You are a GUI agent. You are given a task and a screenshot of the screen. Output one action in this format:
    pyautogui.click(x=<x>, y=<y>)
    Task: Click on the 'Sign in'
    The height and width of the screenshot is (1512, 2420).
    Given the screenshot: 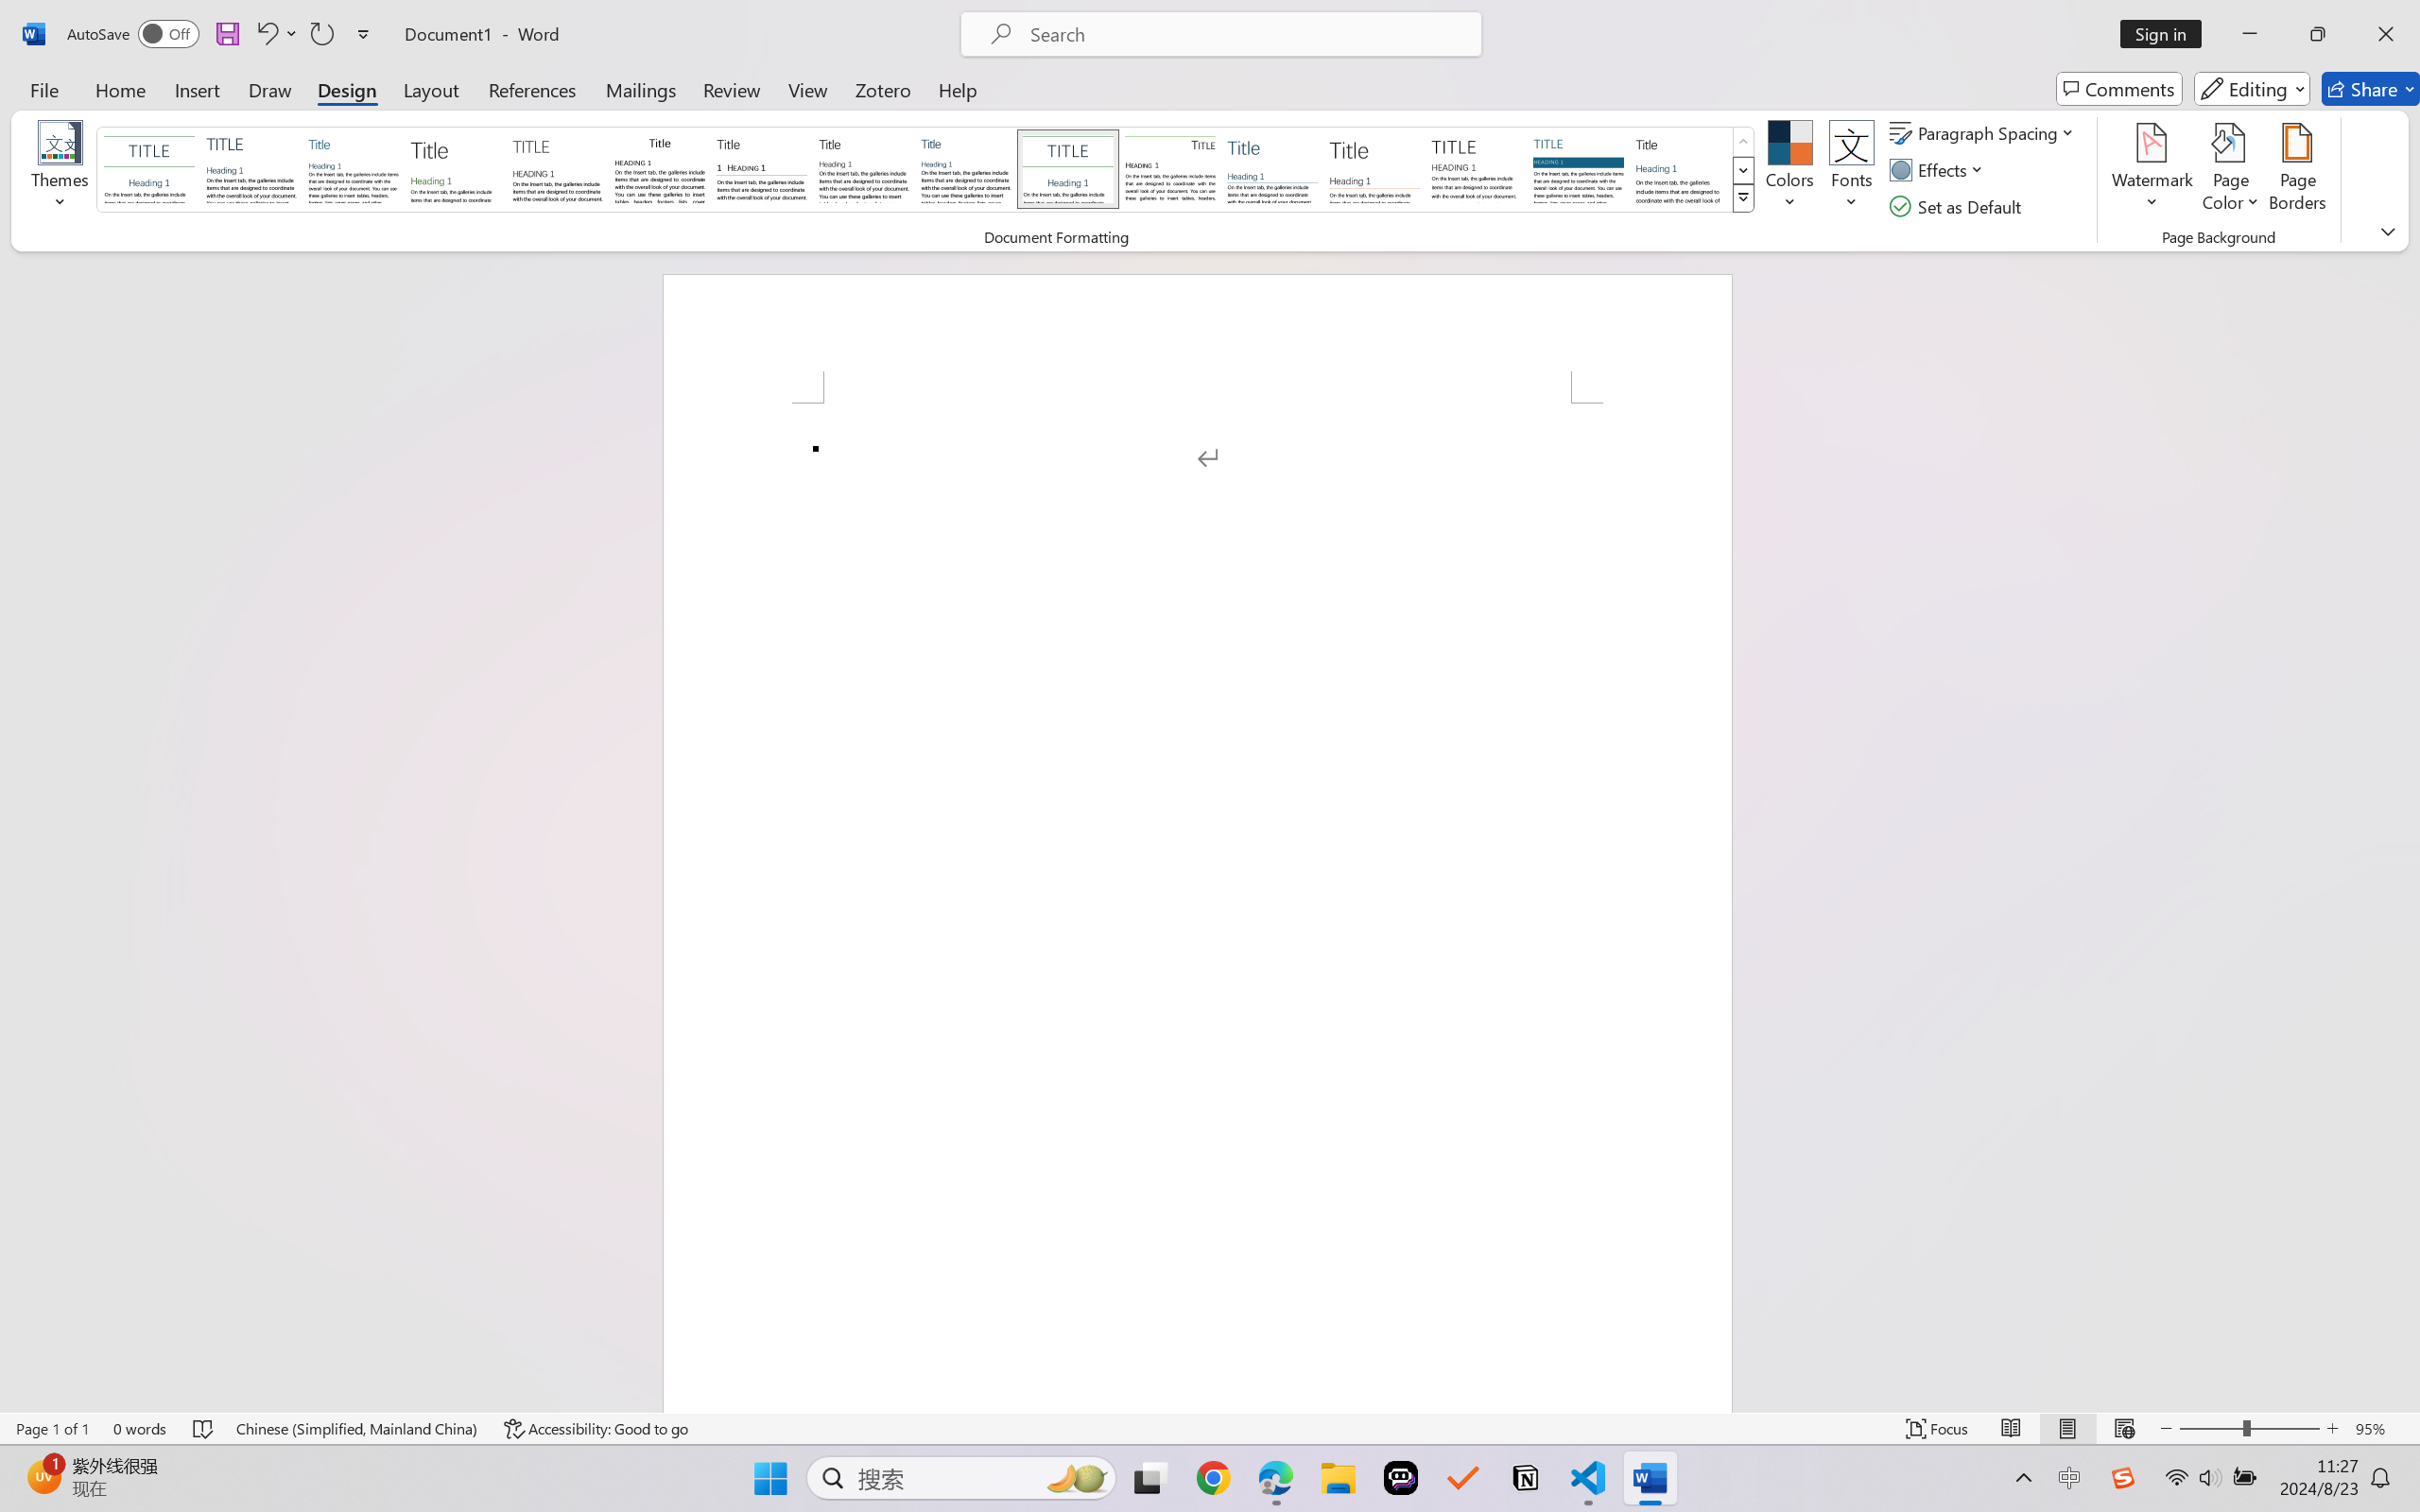 What is the action you would take?
    pyautogui.click(x=2168, y=33)
    